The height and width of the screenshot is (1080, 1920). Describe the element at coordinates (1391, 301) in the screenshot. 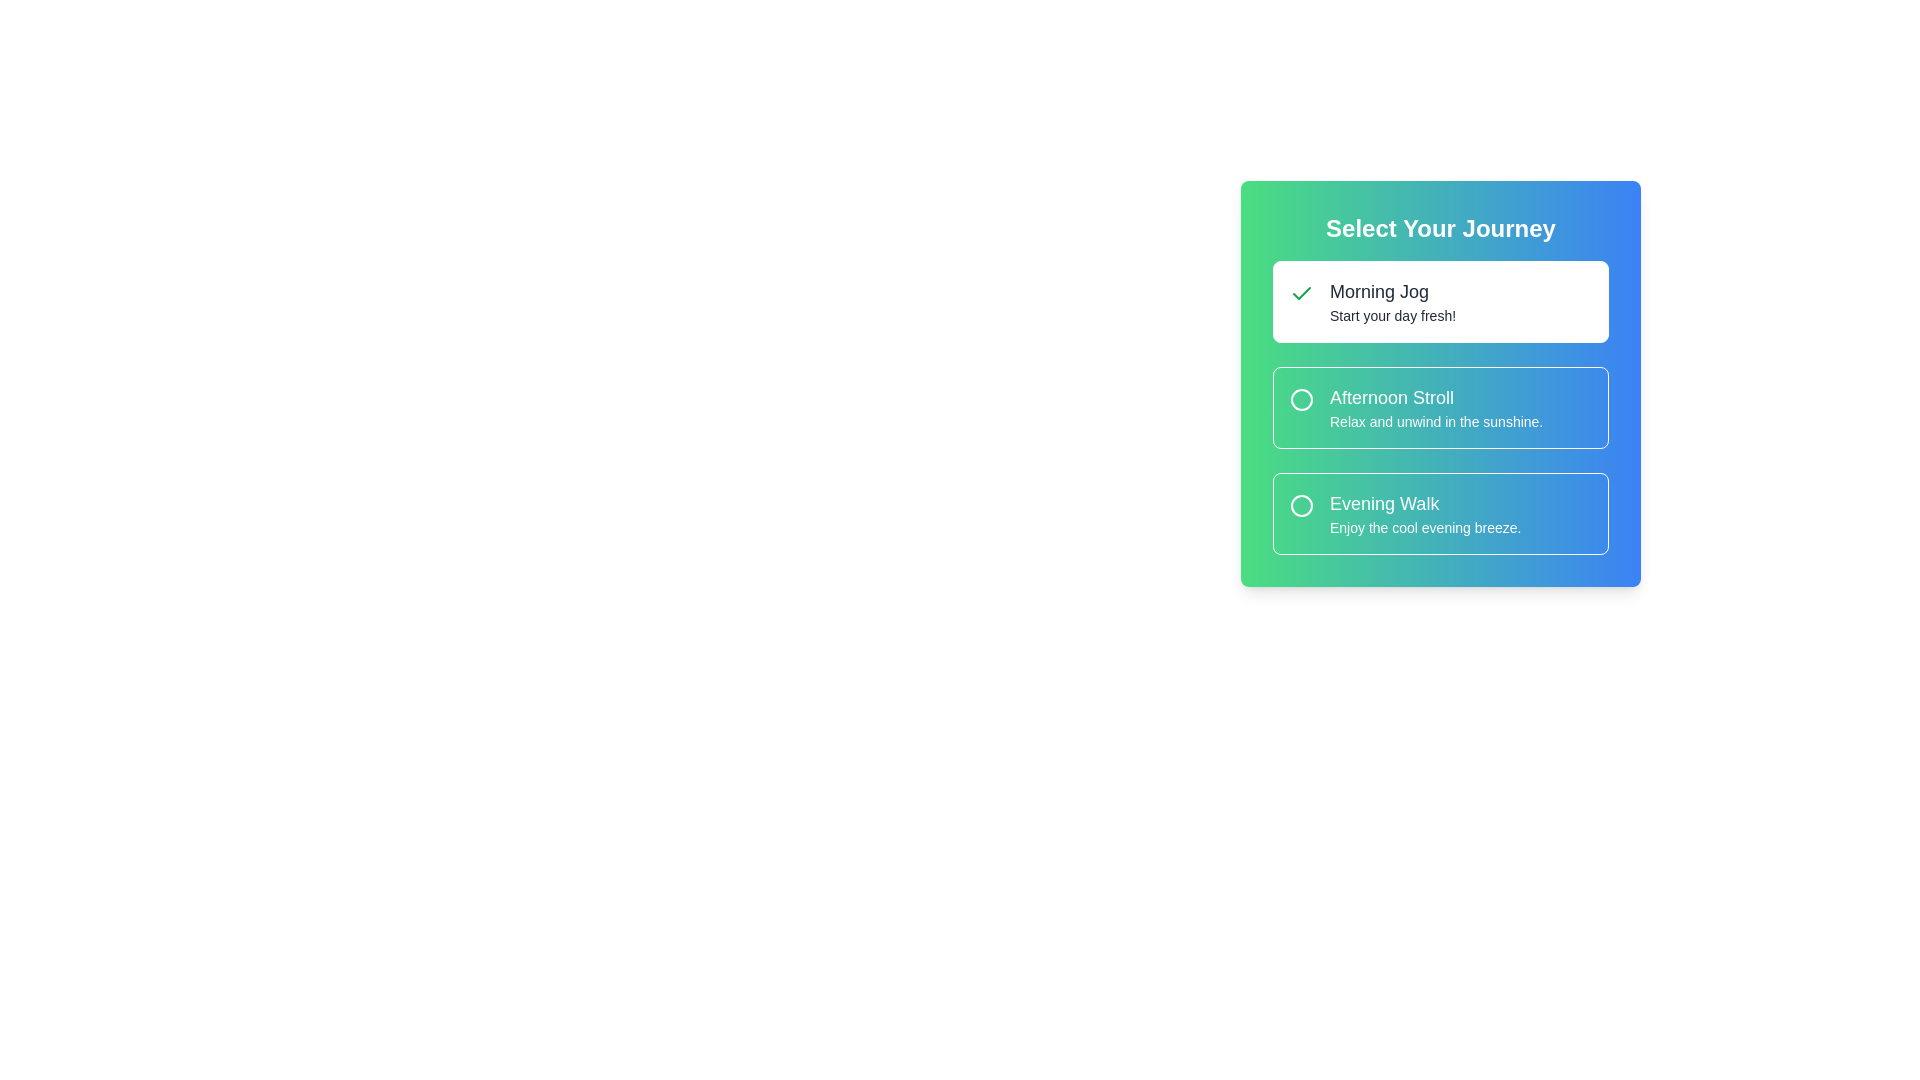

I see `the textual component displaying 'Morning Jog' and 'Start your day fresh!' which is centered within a white rectangular card with rounded corners` at that location.